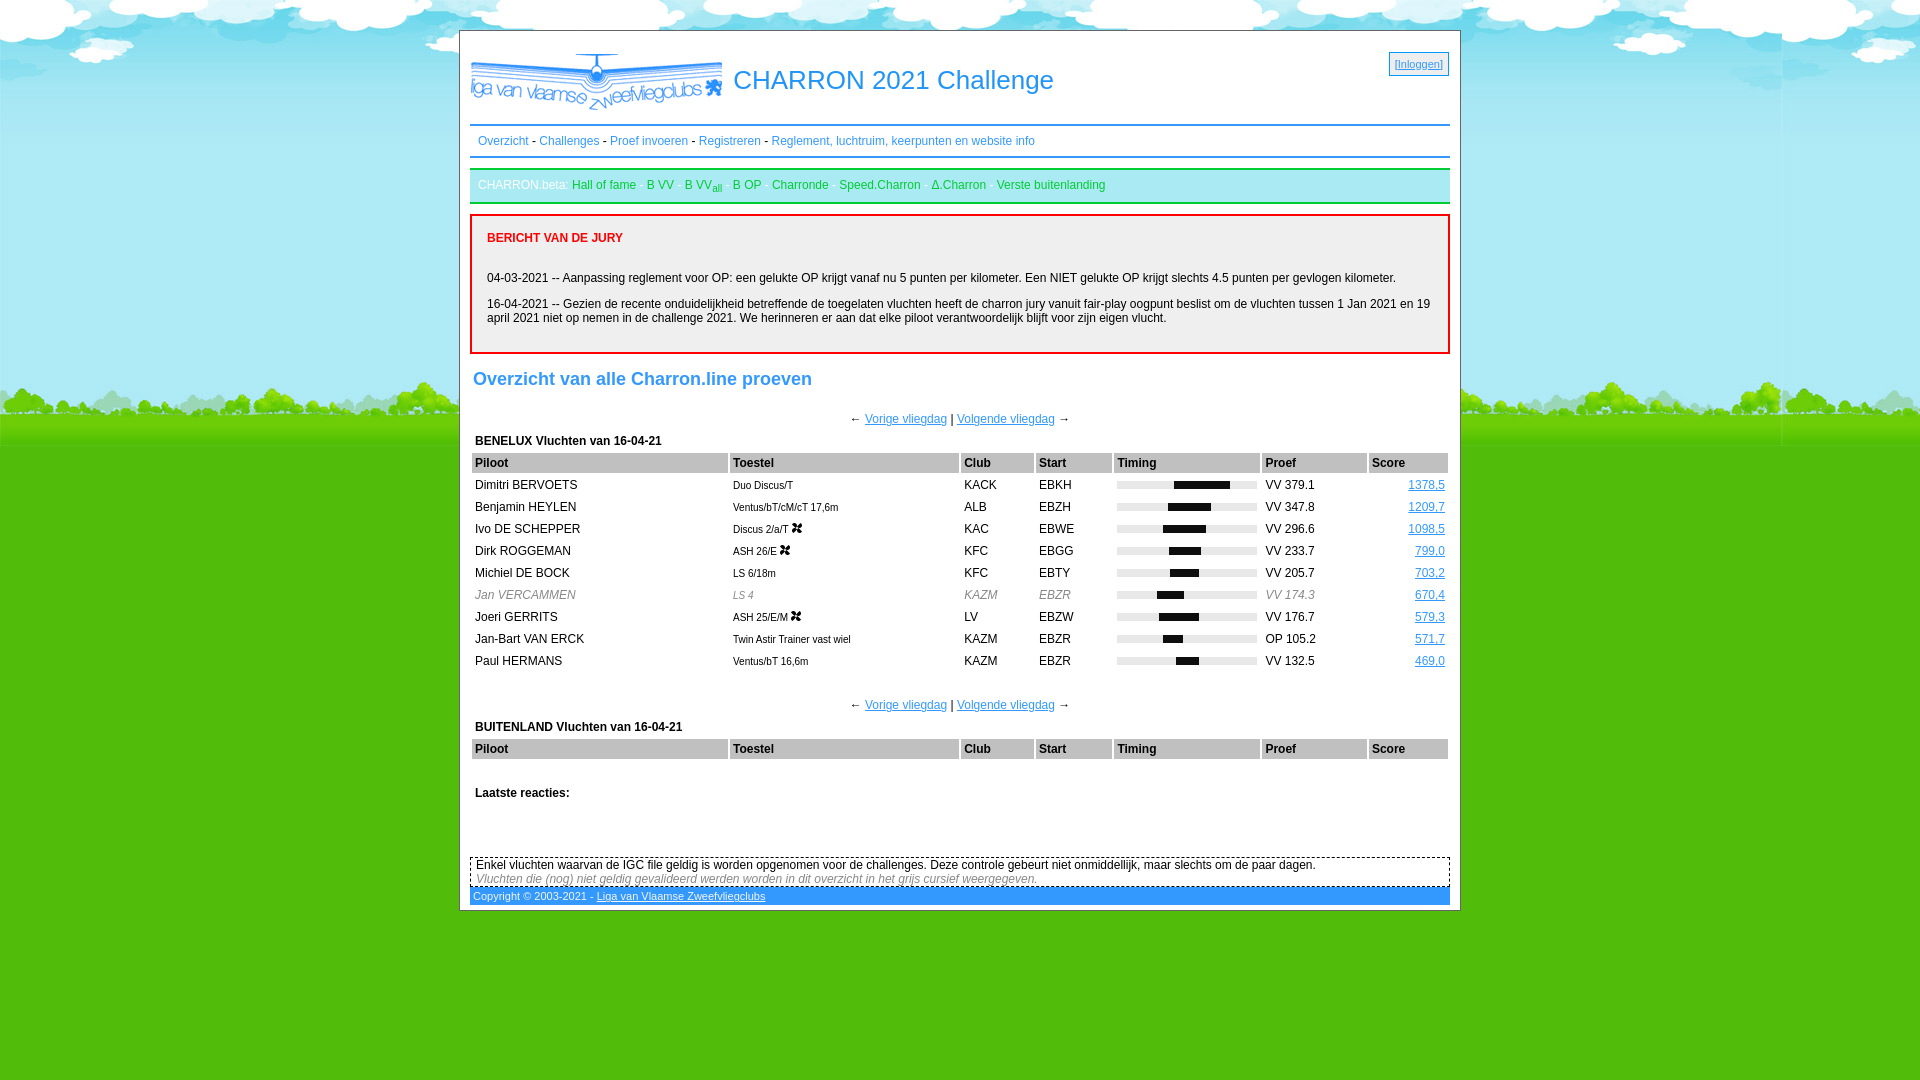  What do you see at coordinates (905, 418) in the screenshot?
I see `'Vorige vliegdag'` at bounding box center [905, 418].